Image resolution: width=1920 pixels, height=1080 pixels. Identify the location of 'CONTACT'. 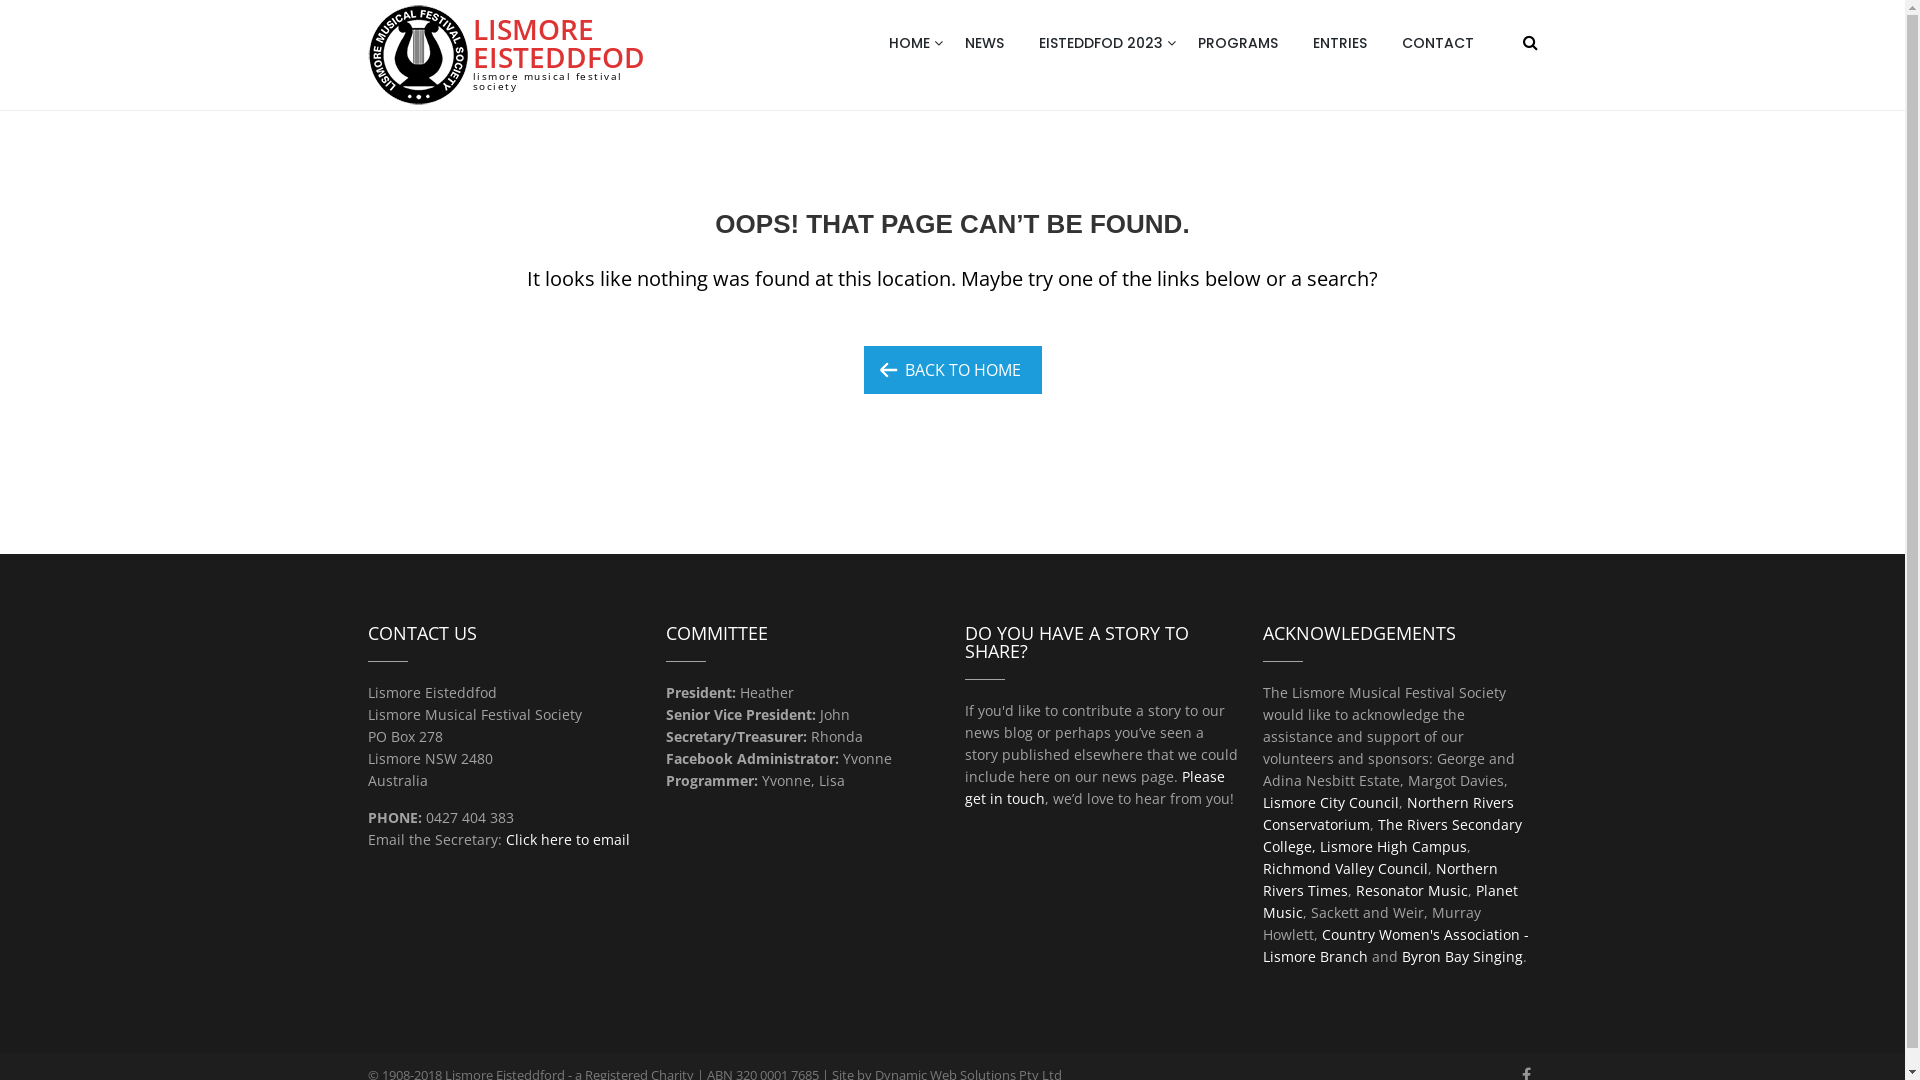
(1448, 42).